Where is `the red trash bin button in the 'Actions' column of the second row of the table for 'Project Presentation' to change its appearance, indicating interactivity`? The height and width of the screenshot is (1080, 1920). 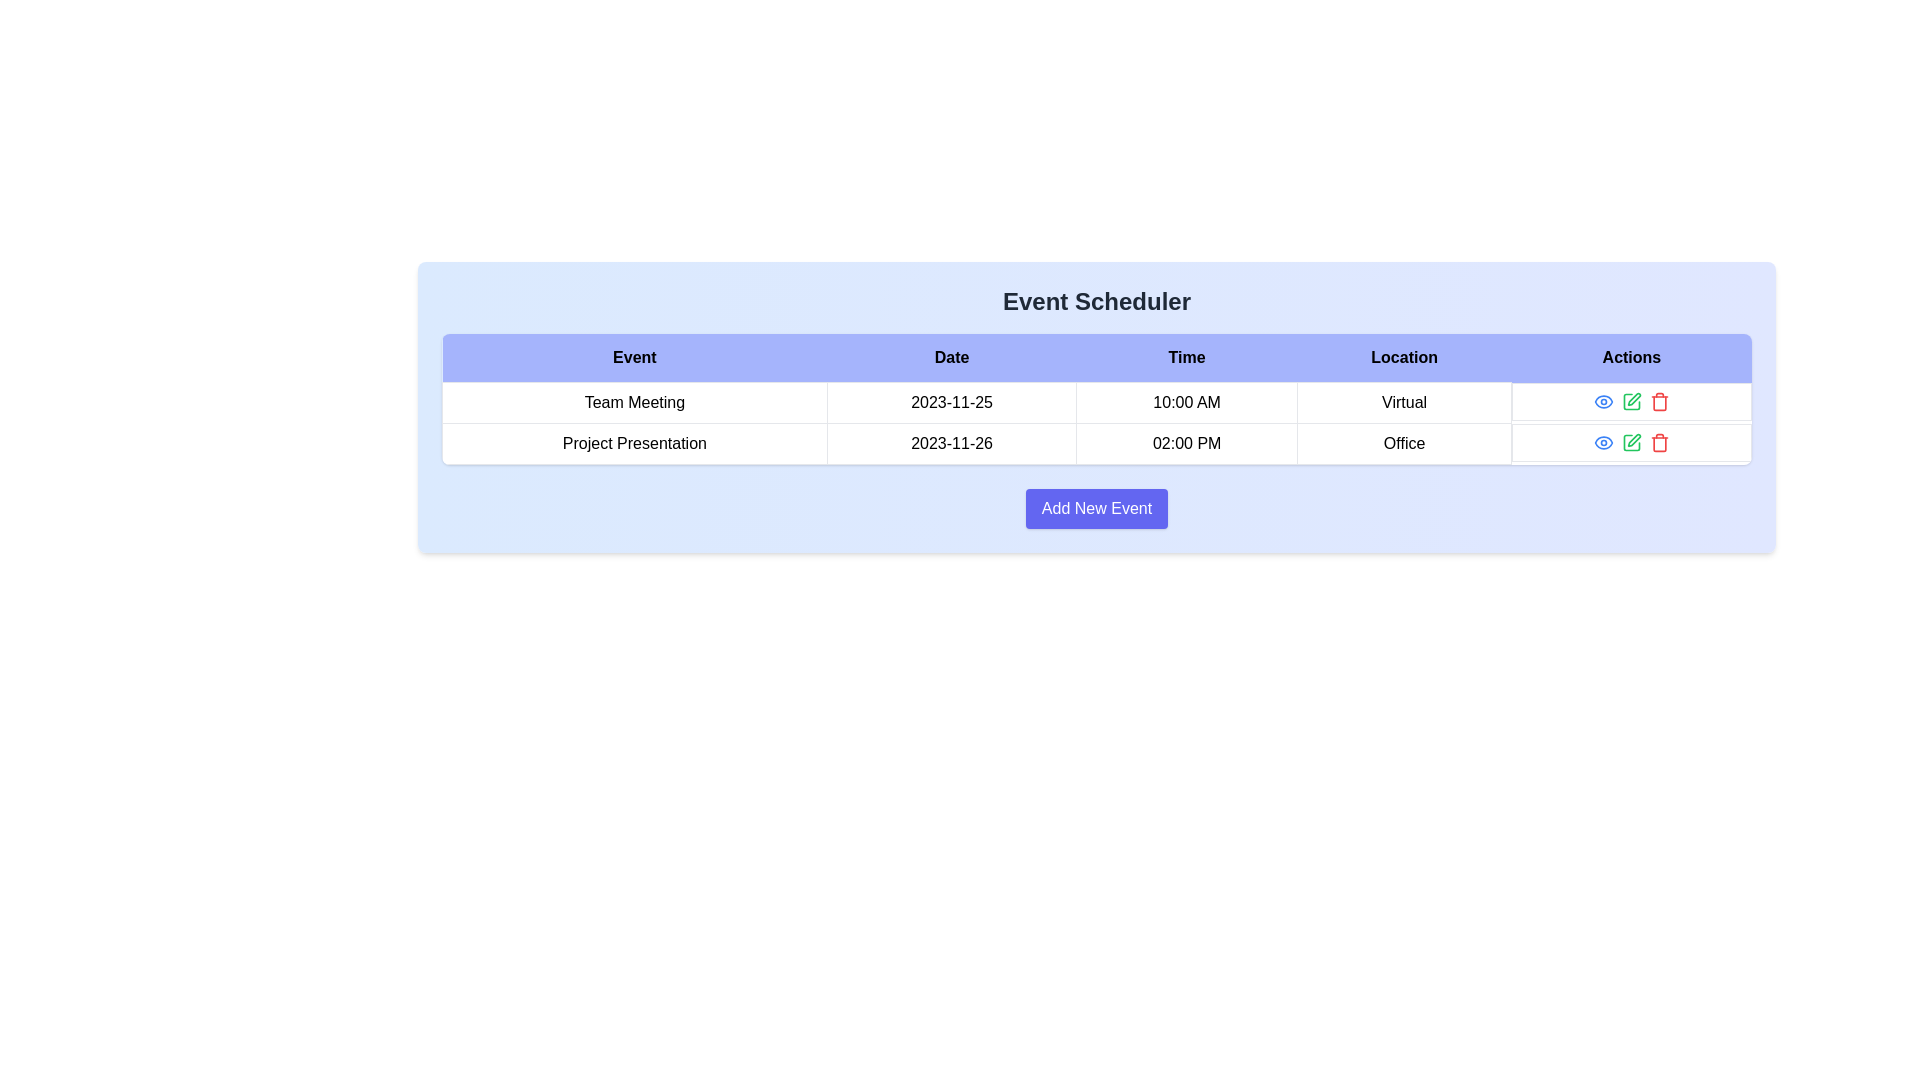
the red trash bin button in the 'Actions' column of the second row of the table for 'Project Presentation' to change its appearance, indicating interactivity is located at coordinates (1660, 401).